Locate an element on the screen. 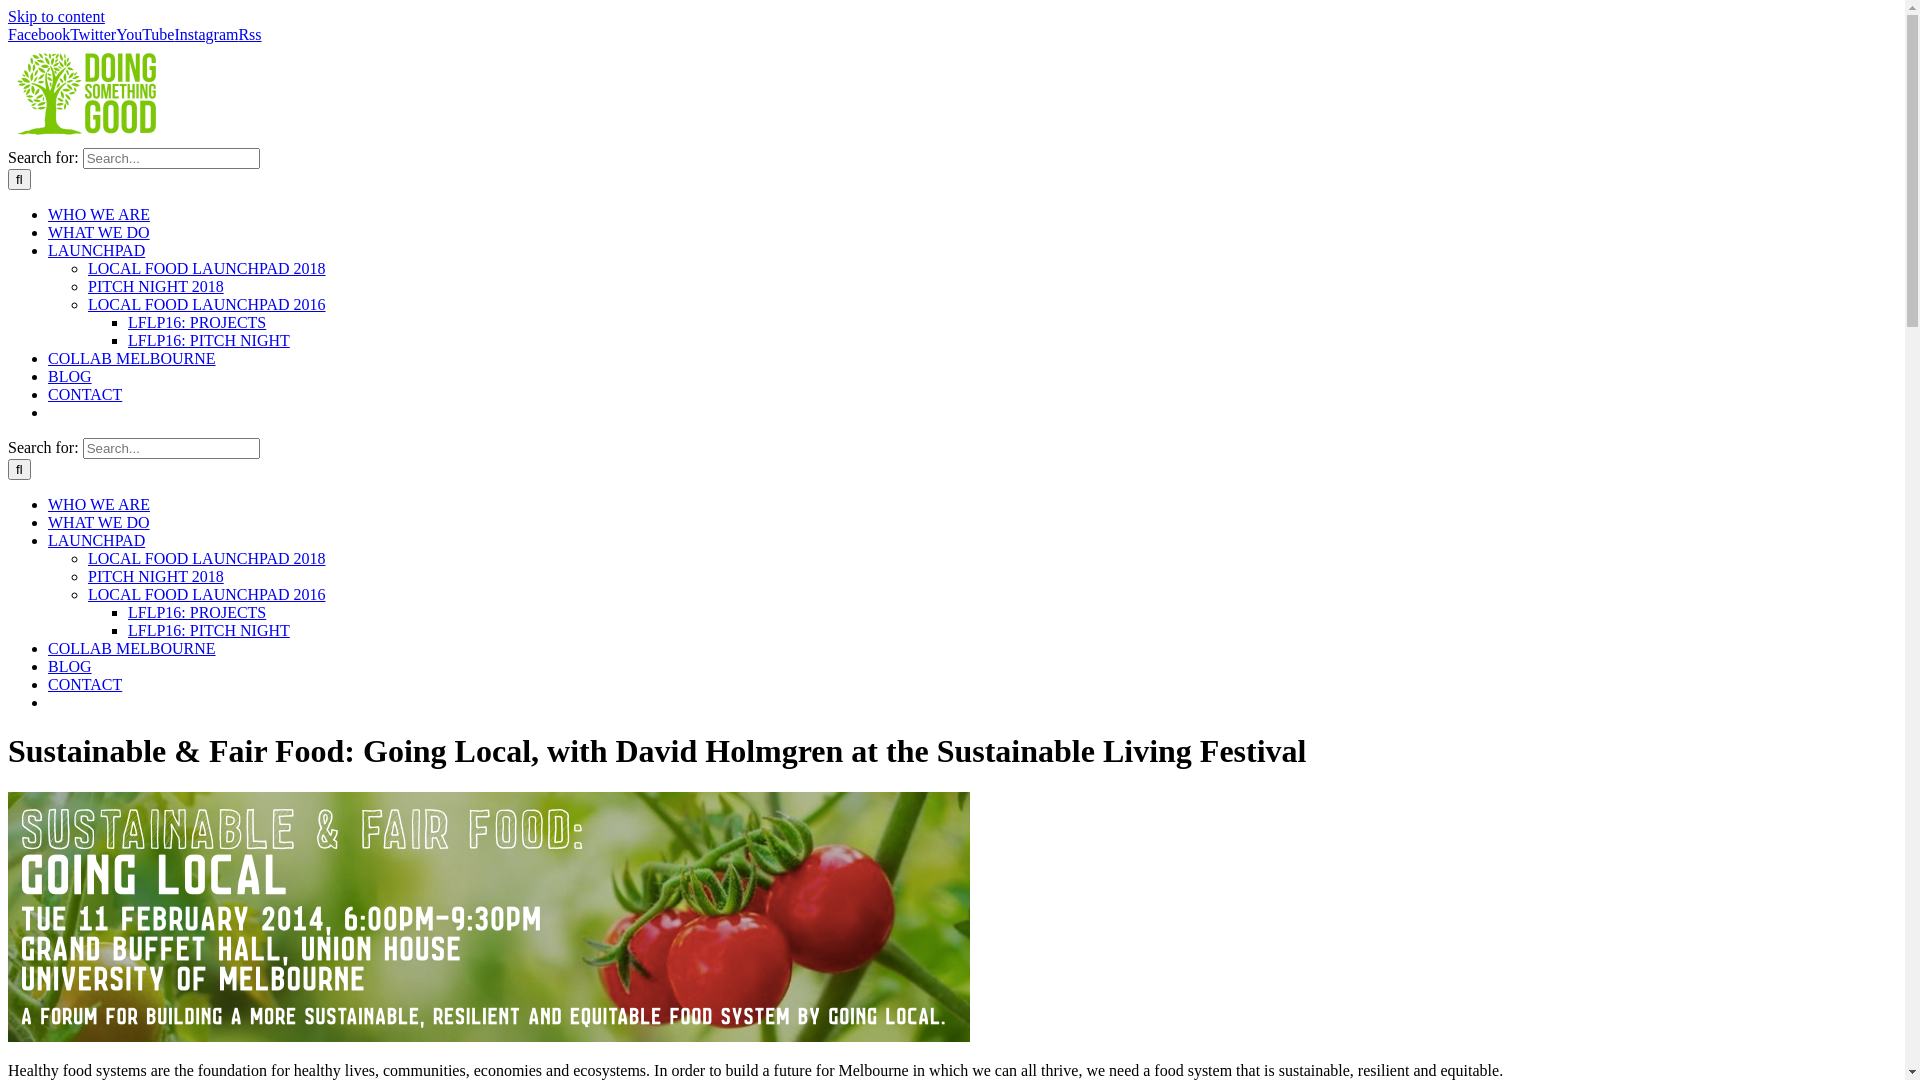 This screenshot has height=1080, width=1920. 'LOCAL FOOD LAUNCHPAD 2016' is located at coordinates (206, 304).